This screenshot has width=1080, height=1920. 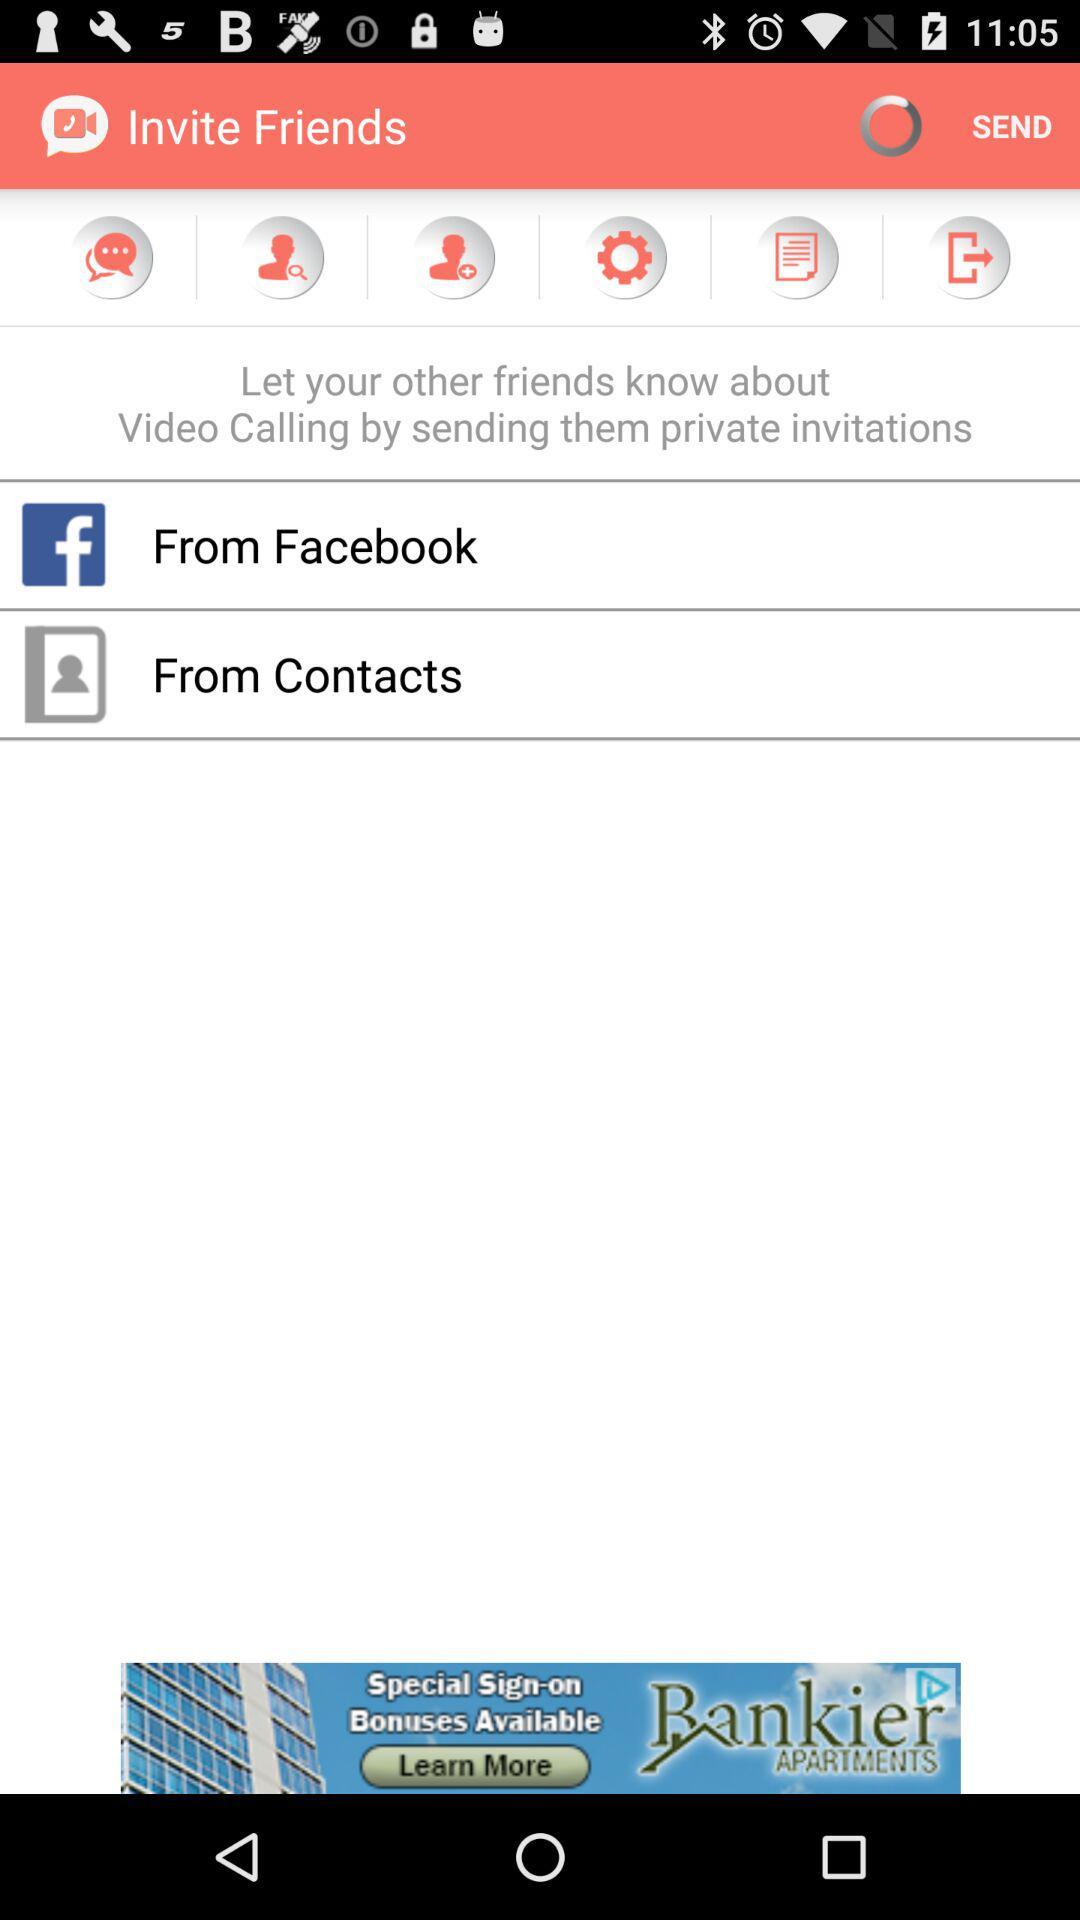 I want to click on file copy option, so click(x=795, y=256).